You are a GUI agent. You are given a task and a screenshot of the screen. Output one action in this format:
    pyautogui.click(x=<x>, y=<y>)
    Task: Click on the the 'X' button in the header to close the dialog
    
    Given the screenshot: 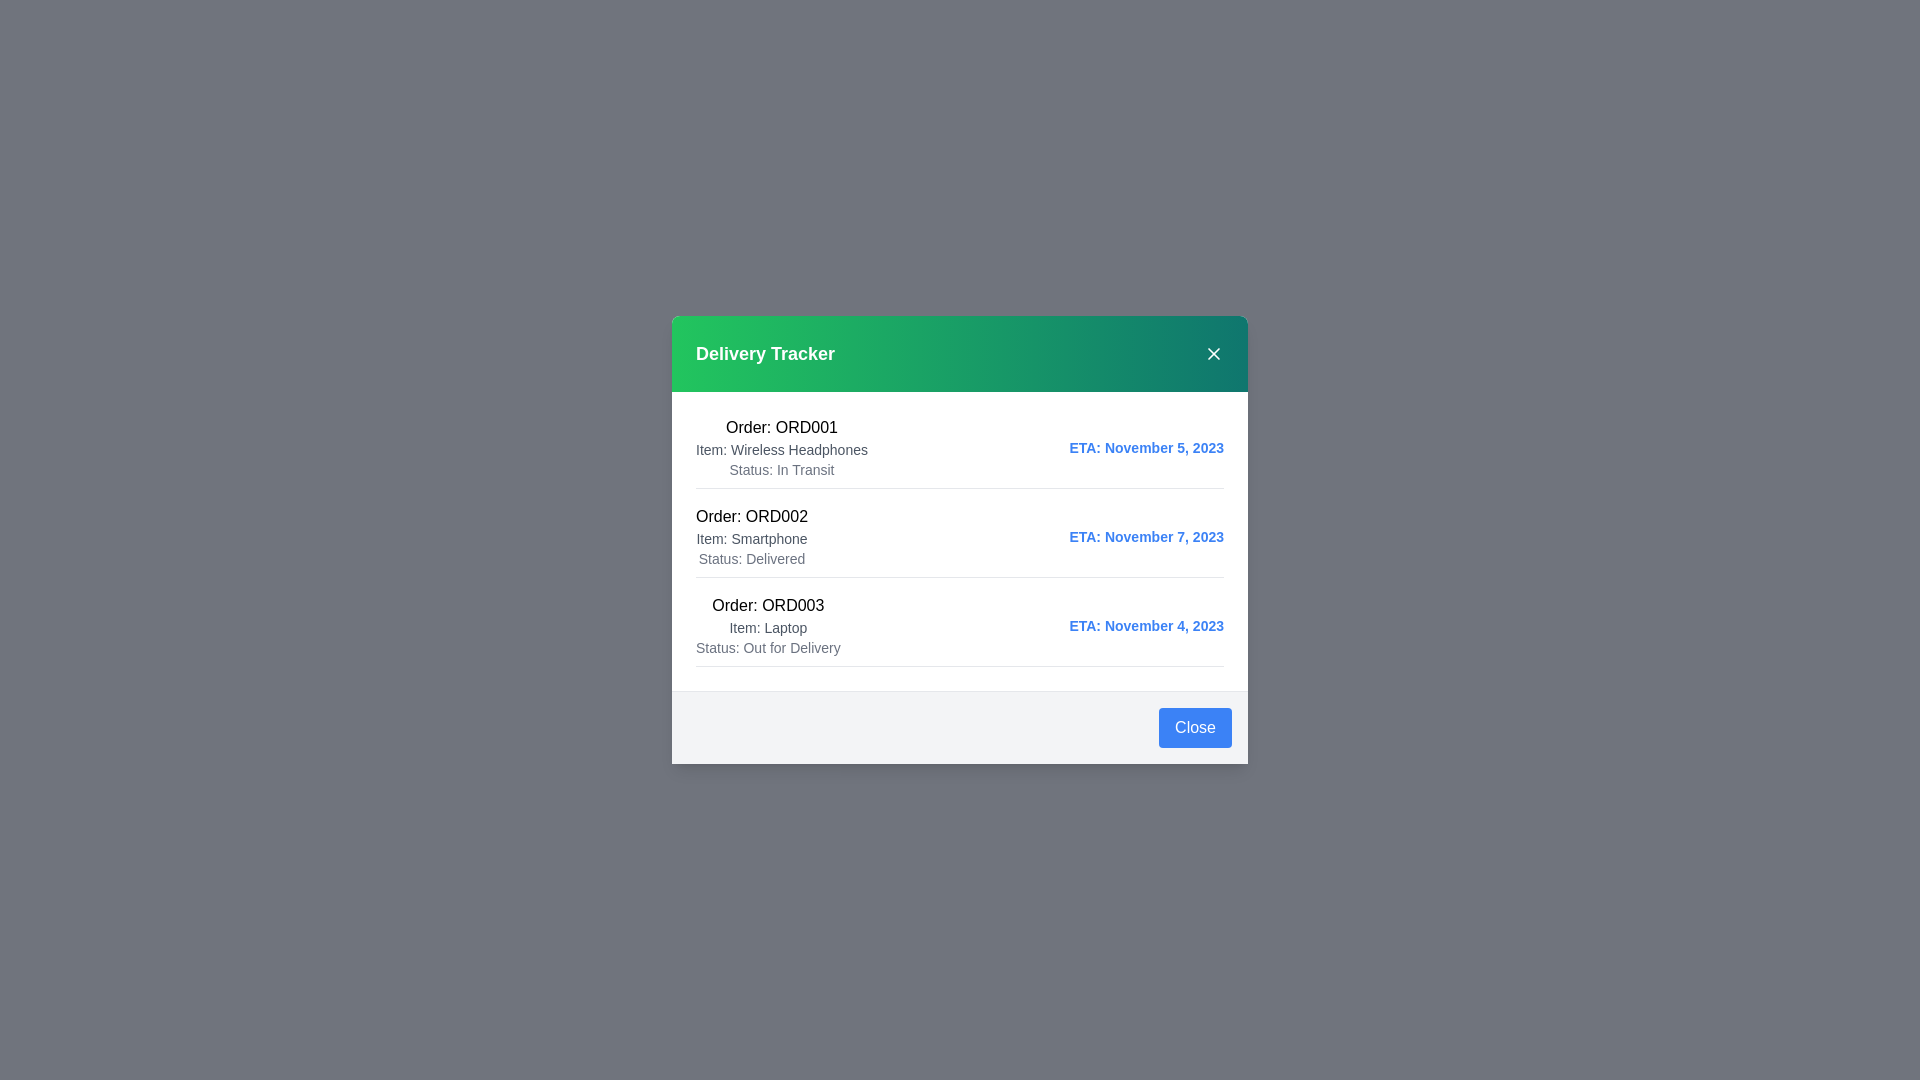 What is the action you would take?
    pyautogui.click(x=1213, y=353)
    